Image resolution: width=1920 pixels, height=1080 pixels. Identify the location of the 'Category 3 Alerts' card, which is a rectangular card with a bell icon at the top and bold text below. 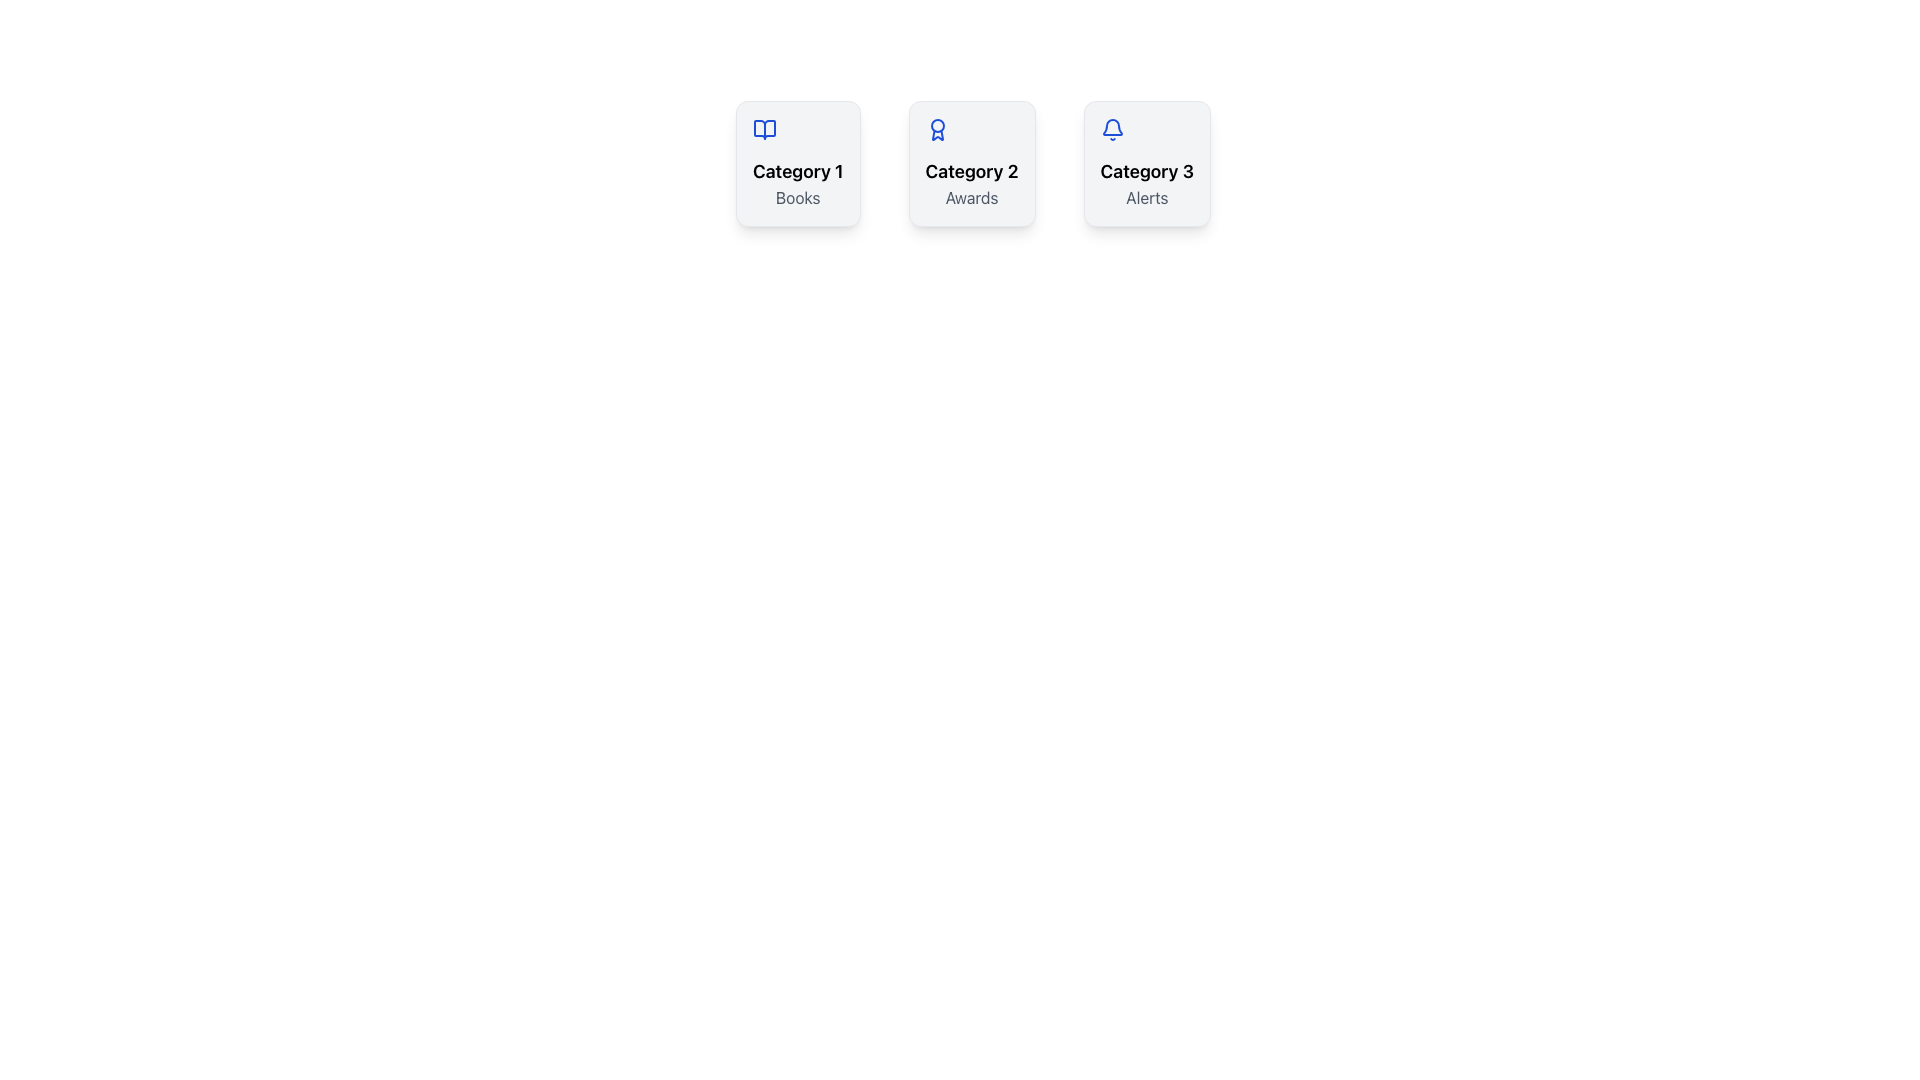
(1147, 163).